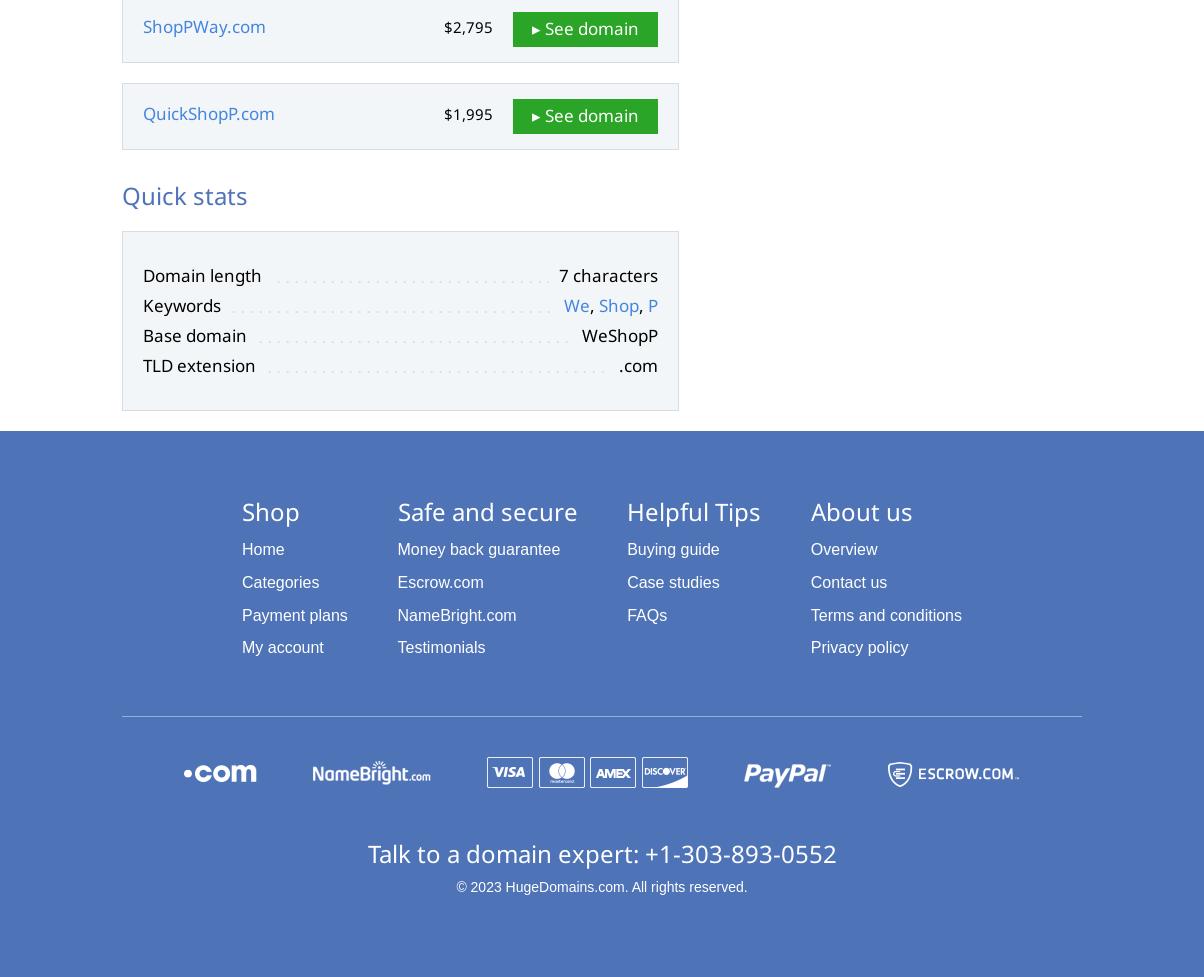 The height and width of the screenshot is (977, 1204). I want to click on 'P', so click(653, 304).